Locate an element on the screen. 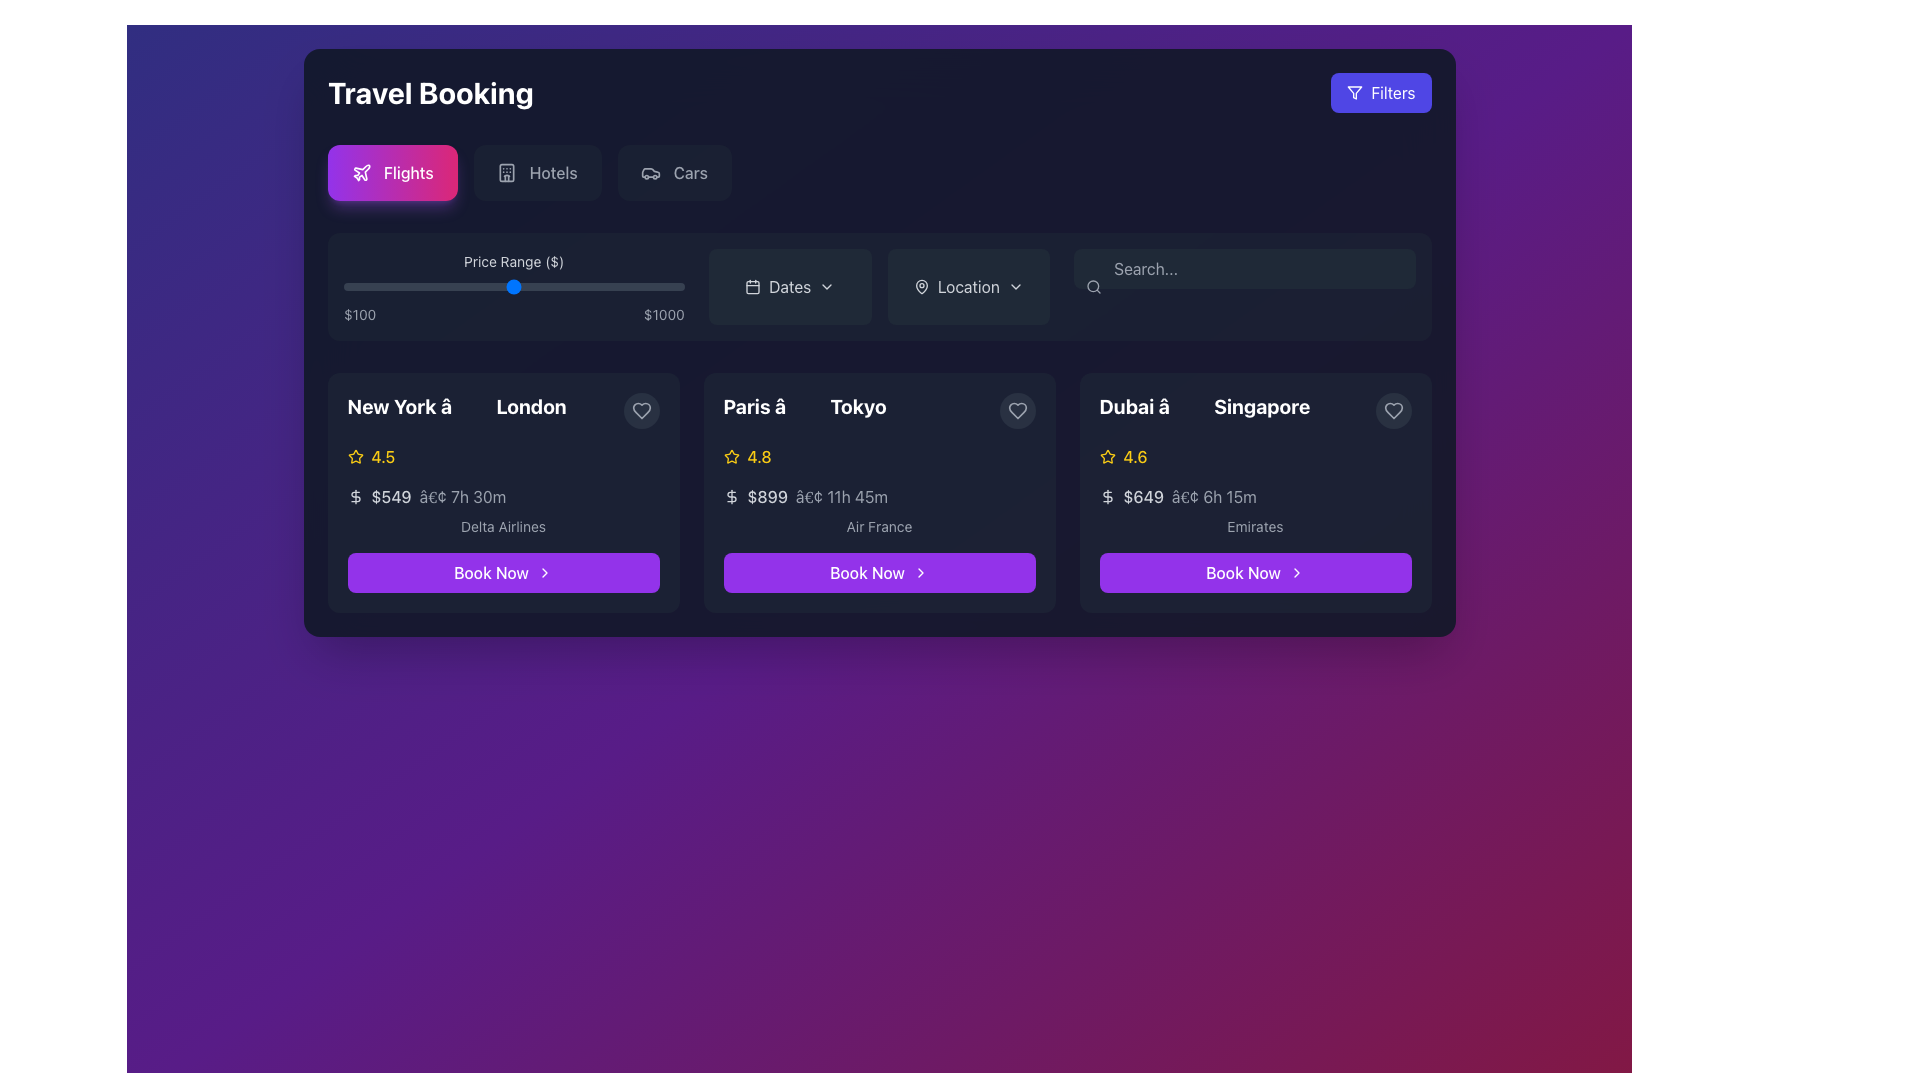 This screenshot has width=1920, height=1080. the 'Dates' icon located on the header bar, which is the first item in a group with a text label and a chevron icon is located at coordinates (752, 286).